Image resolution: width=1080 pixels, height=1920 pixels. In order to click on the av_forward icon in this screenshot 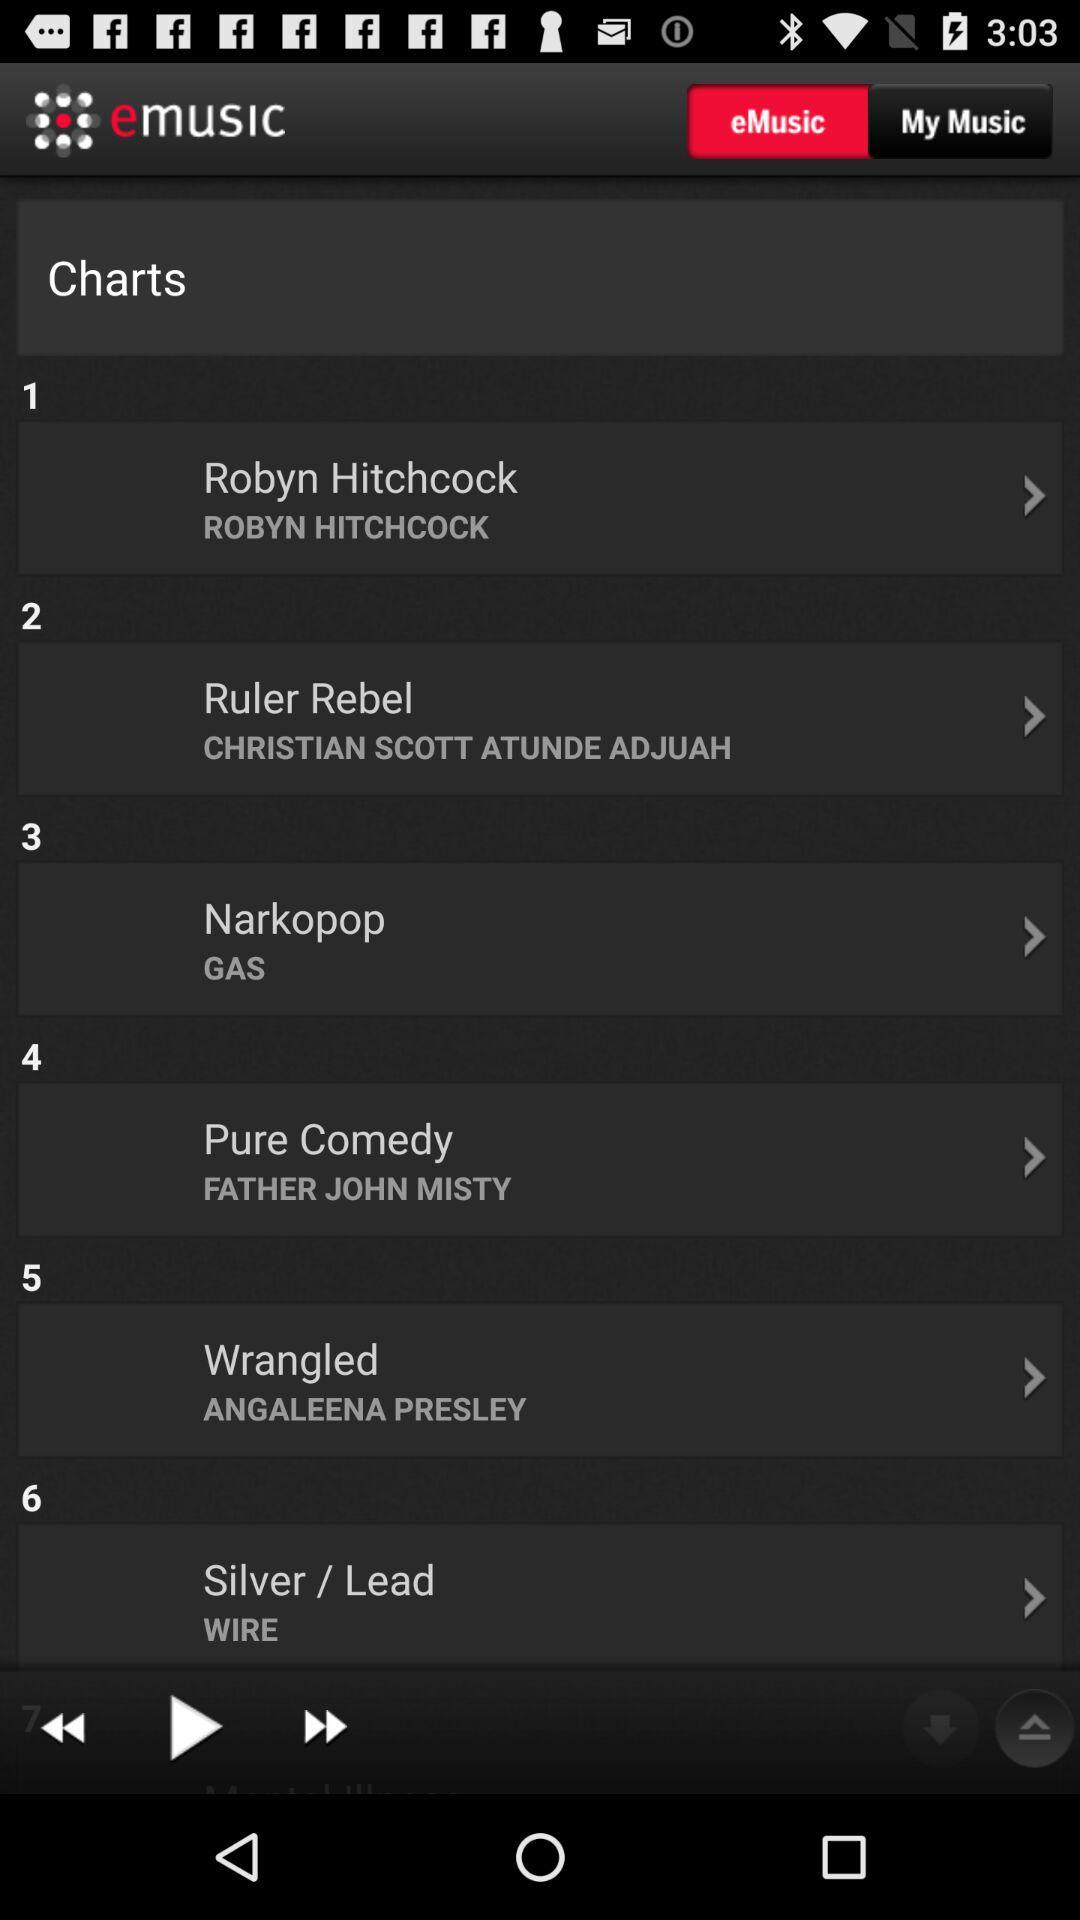, I will do `click(324, 1849)`.